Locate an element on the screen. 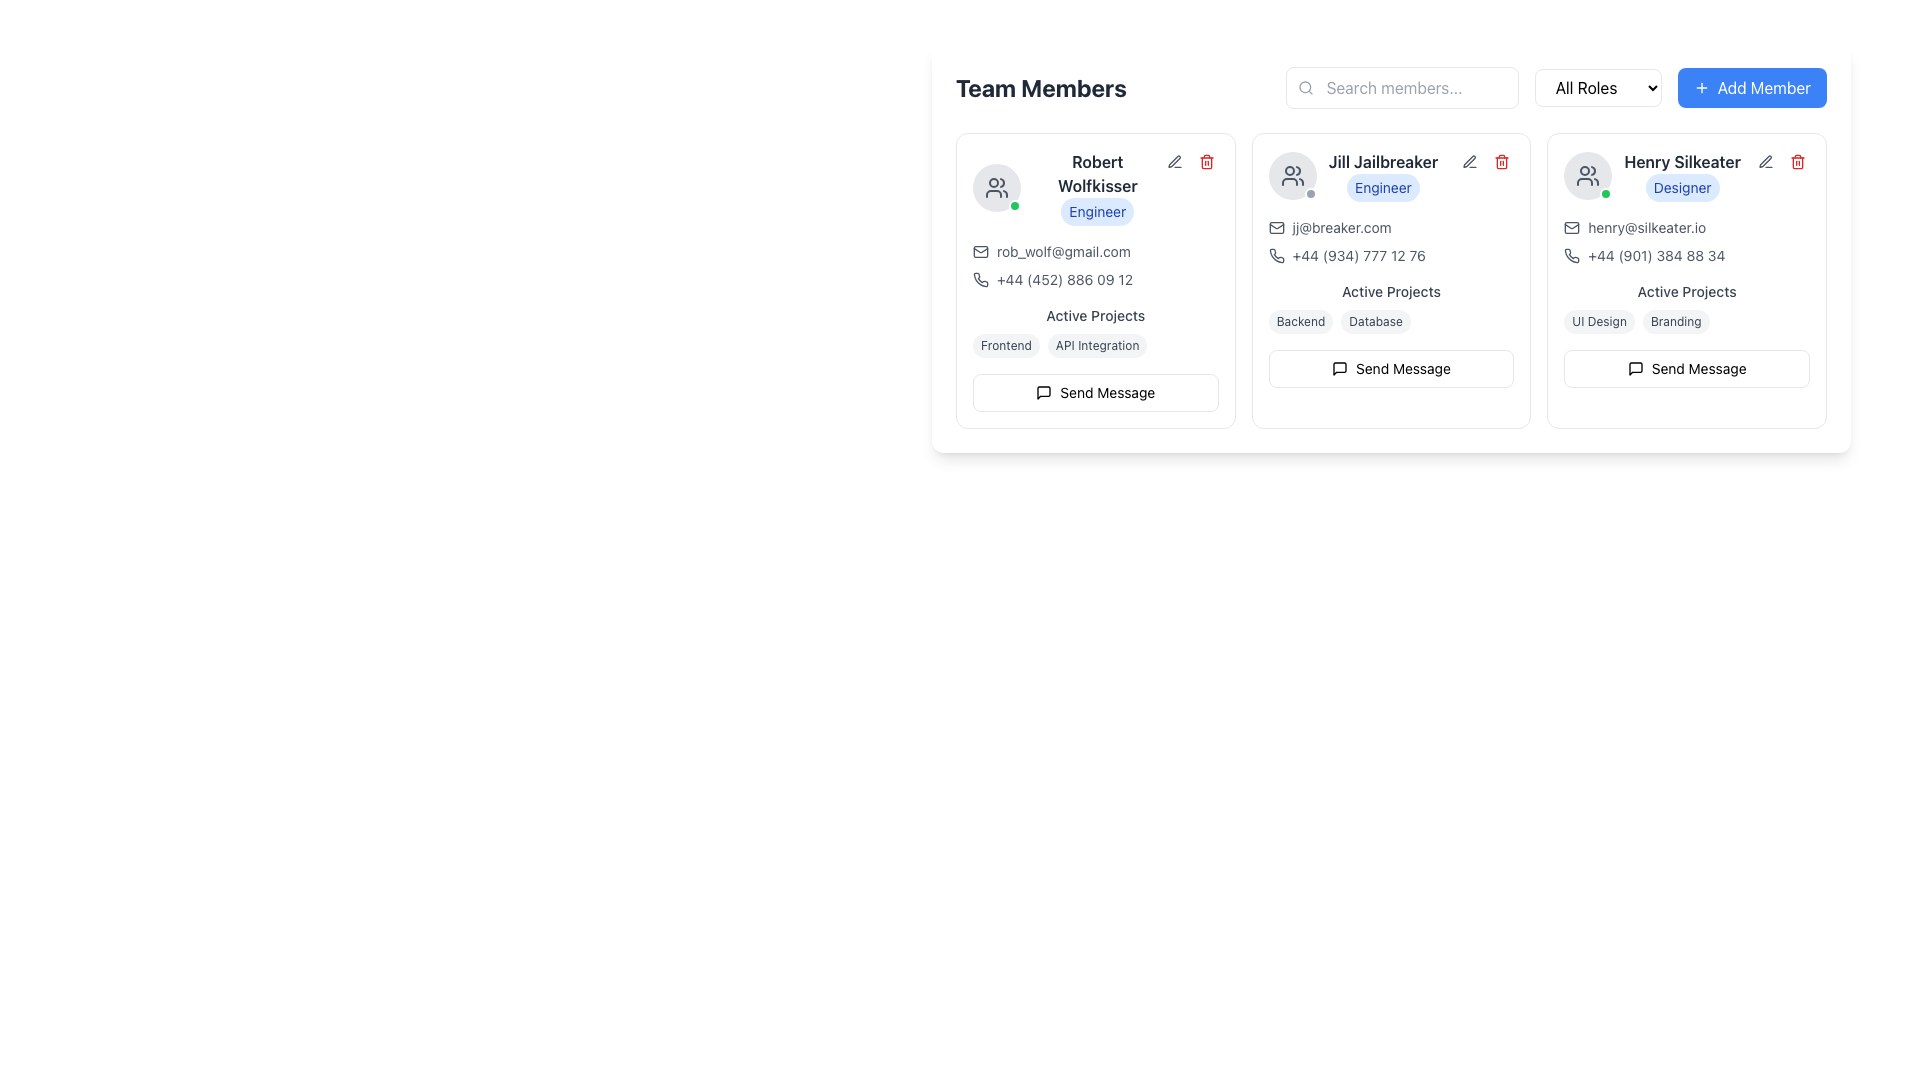  the name 'Jill Jailbreaker' or the role 'Engineer' in the profile section is located at coordinates (1353, 175).